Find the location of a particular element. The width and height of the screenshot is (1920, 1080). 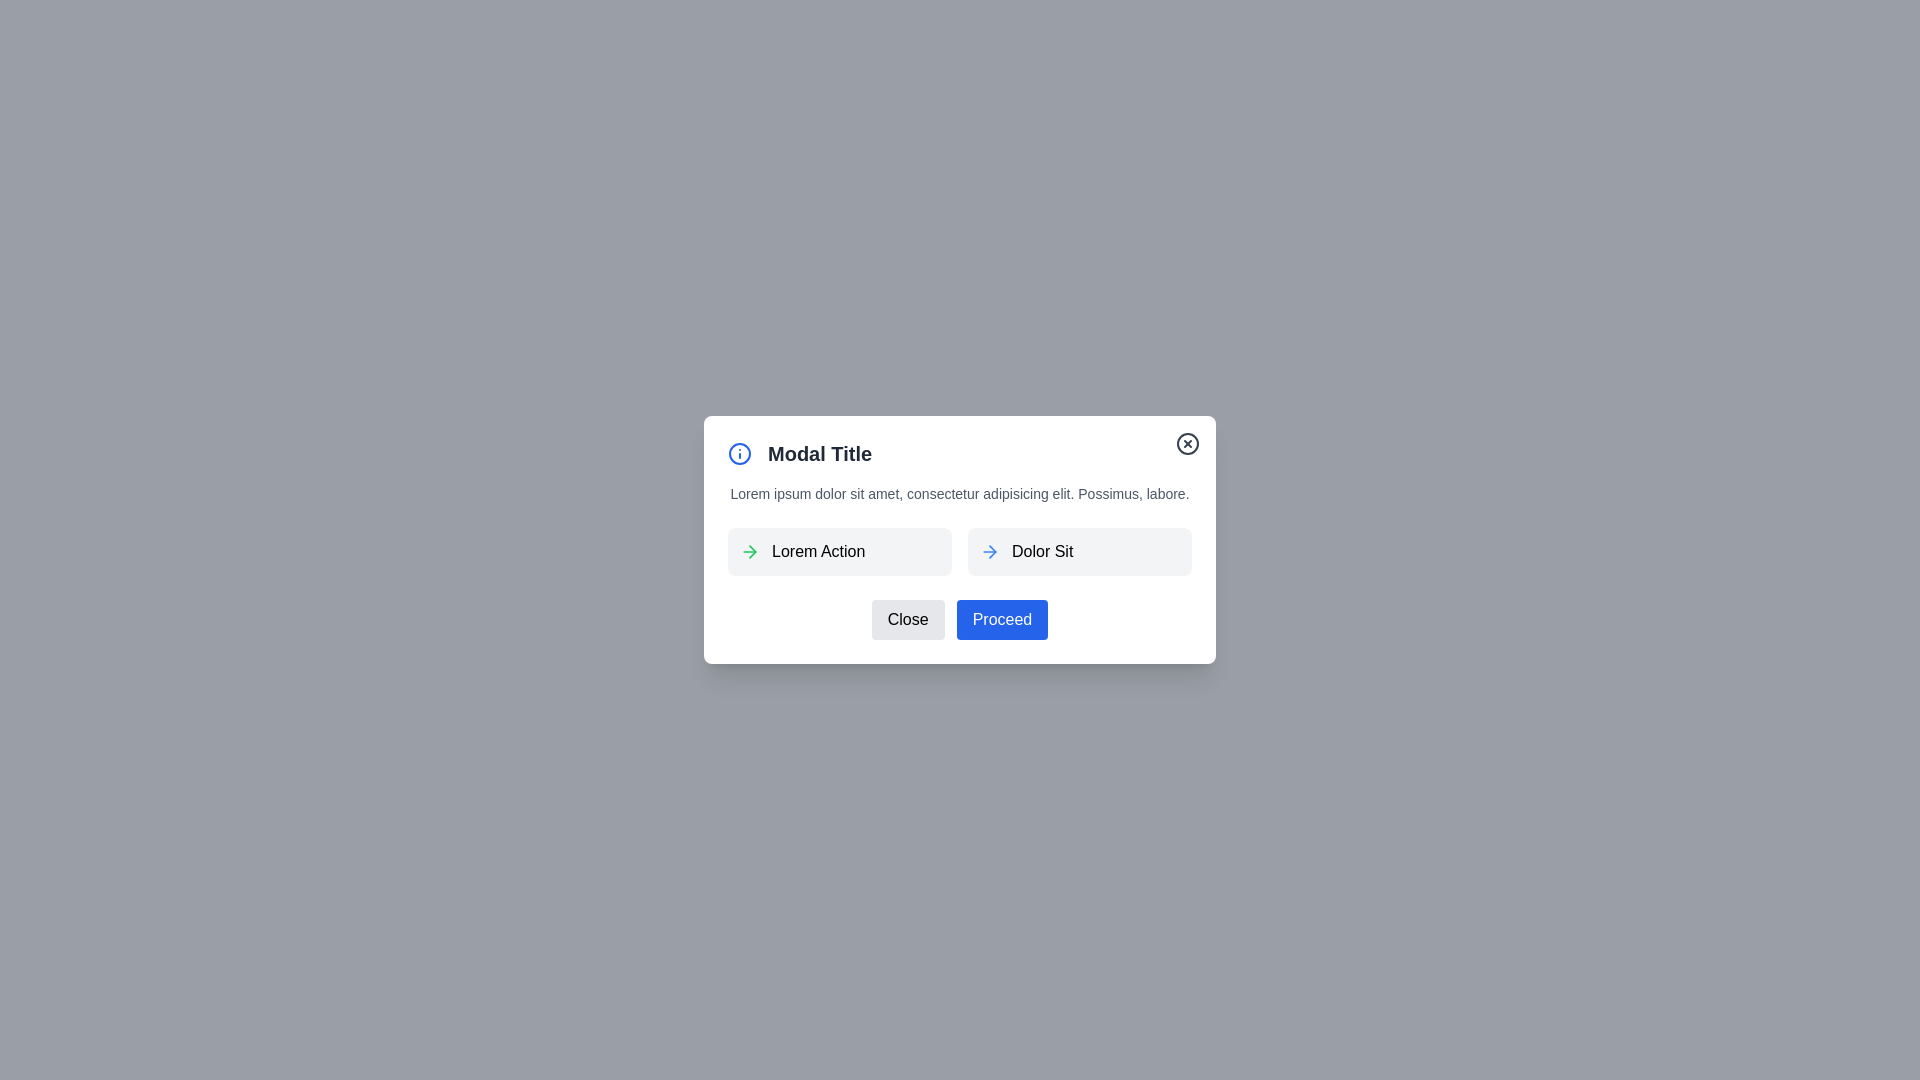

the button labeled 'Dolor Sit' located on the right side of the two-column grid layout is located at coordinates (1079, 551).